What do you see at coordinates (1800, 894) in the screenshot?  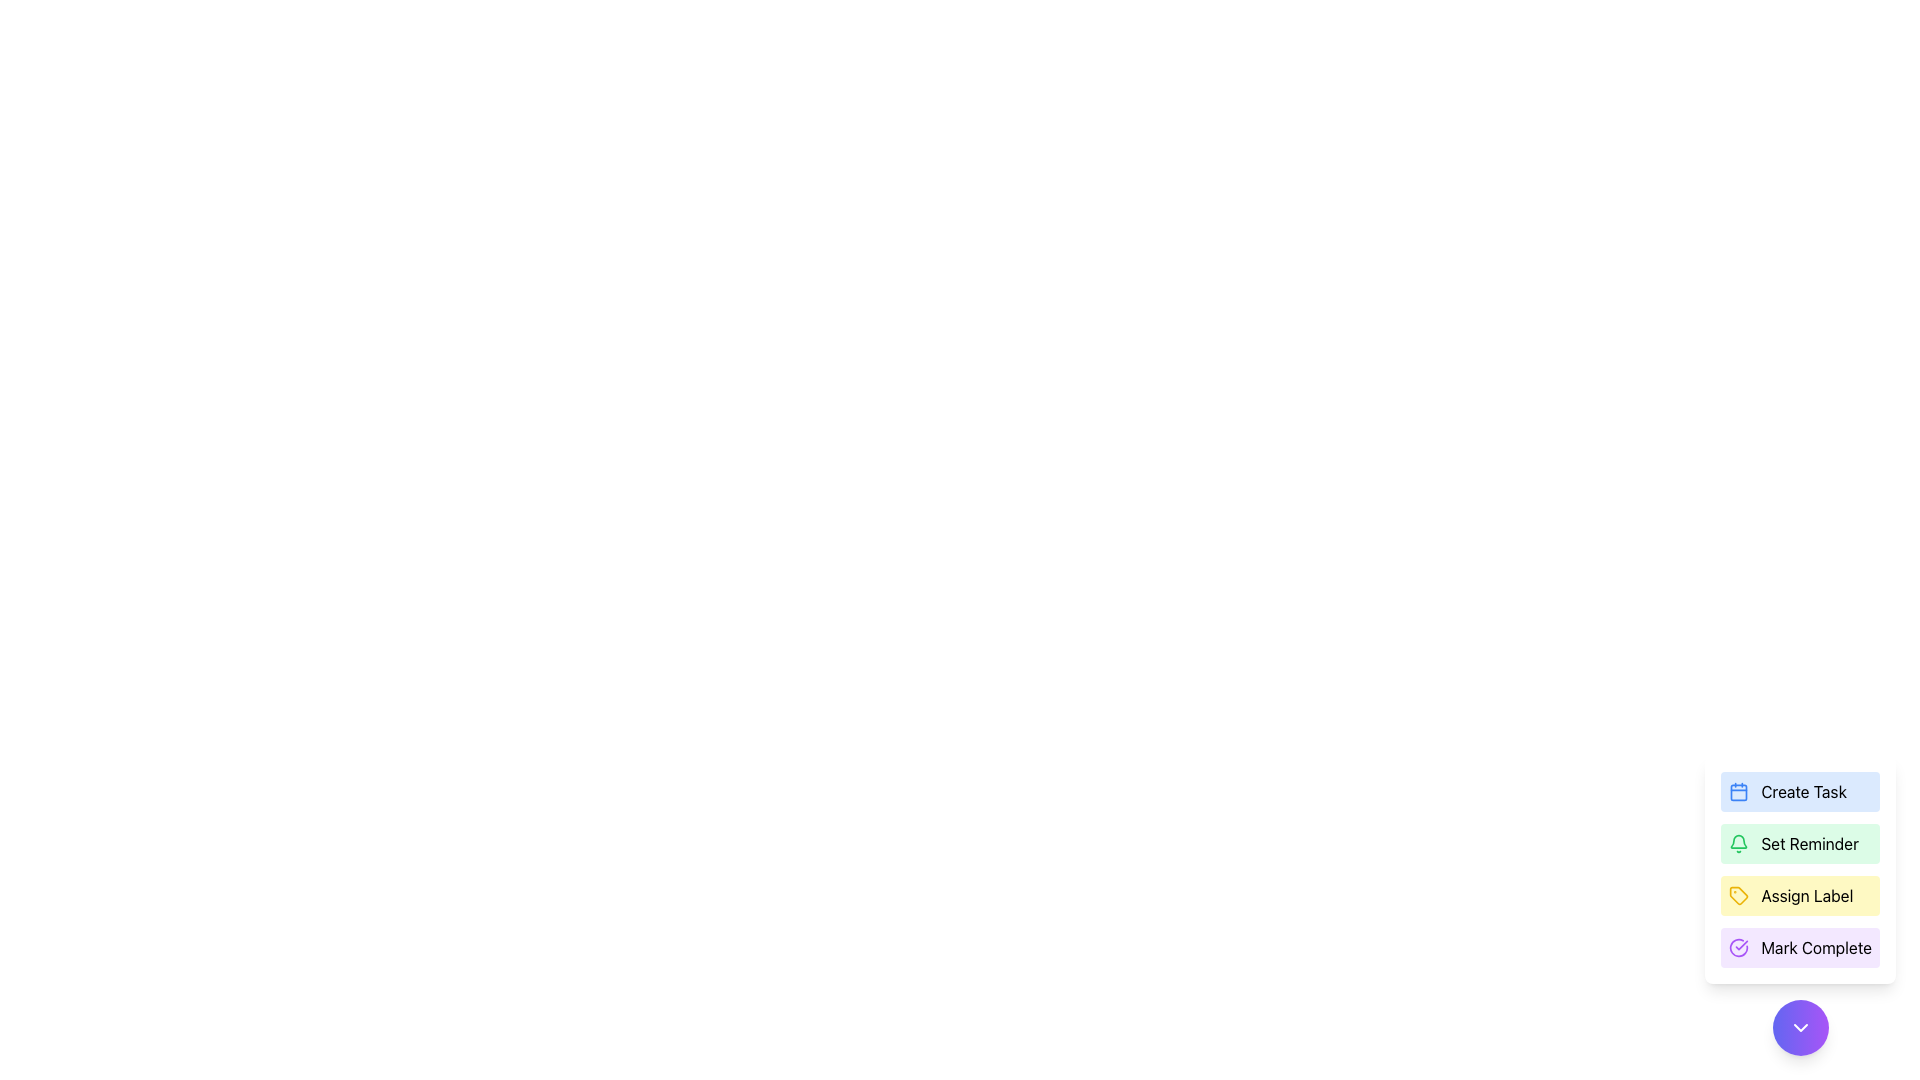 I see `the 'Assign Label' button, which is a rectangular button with rounded corners, filled in a light yellow color, located in a vertical stack of buttons as the third item` at bounding box center [1800, 894].